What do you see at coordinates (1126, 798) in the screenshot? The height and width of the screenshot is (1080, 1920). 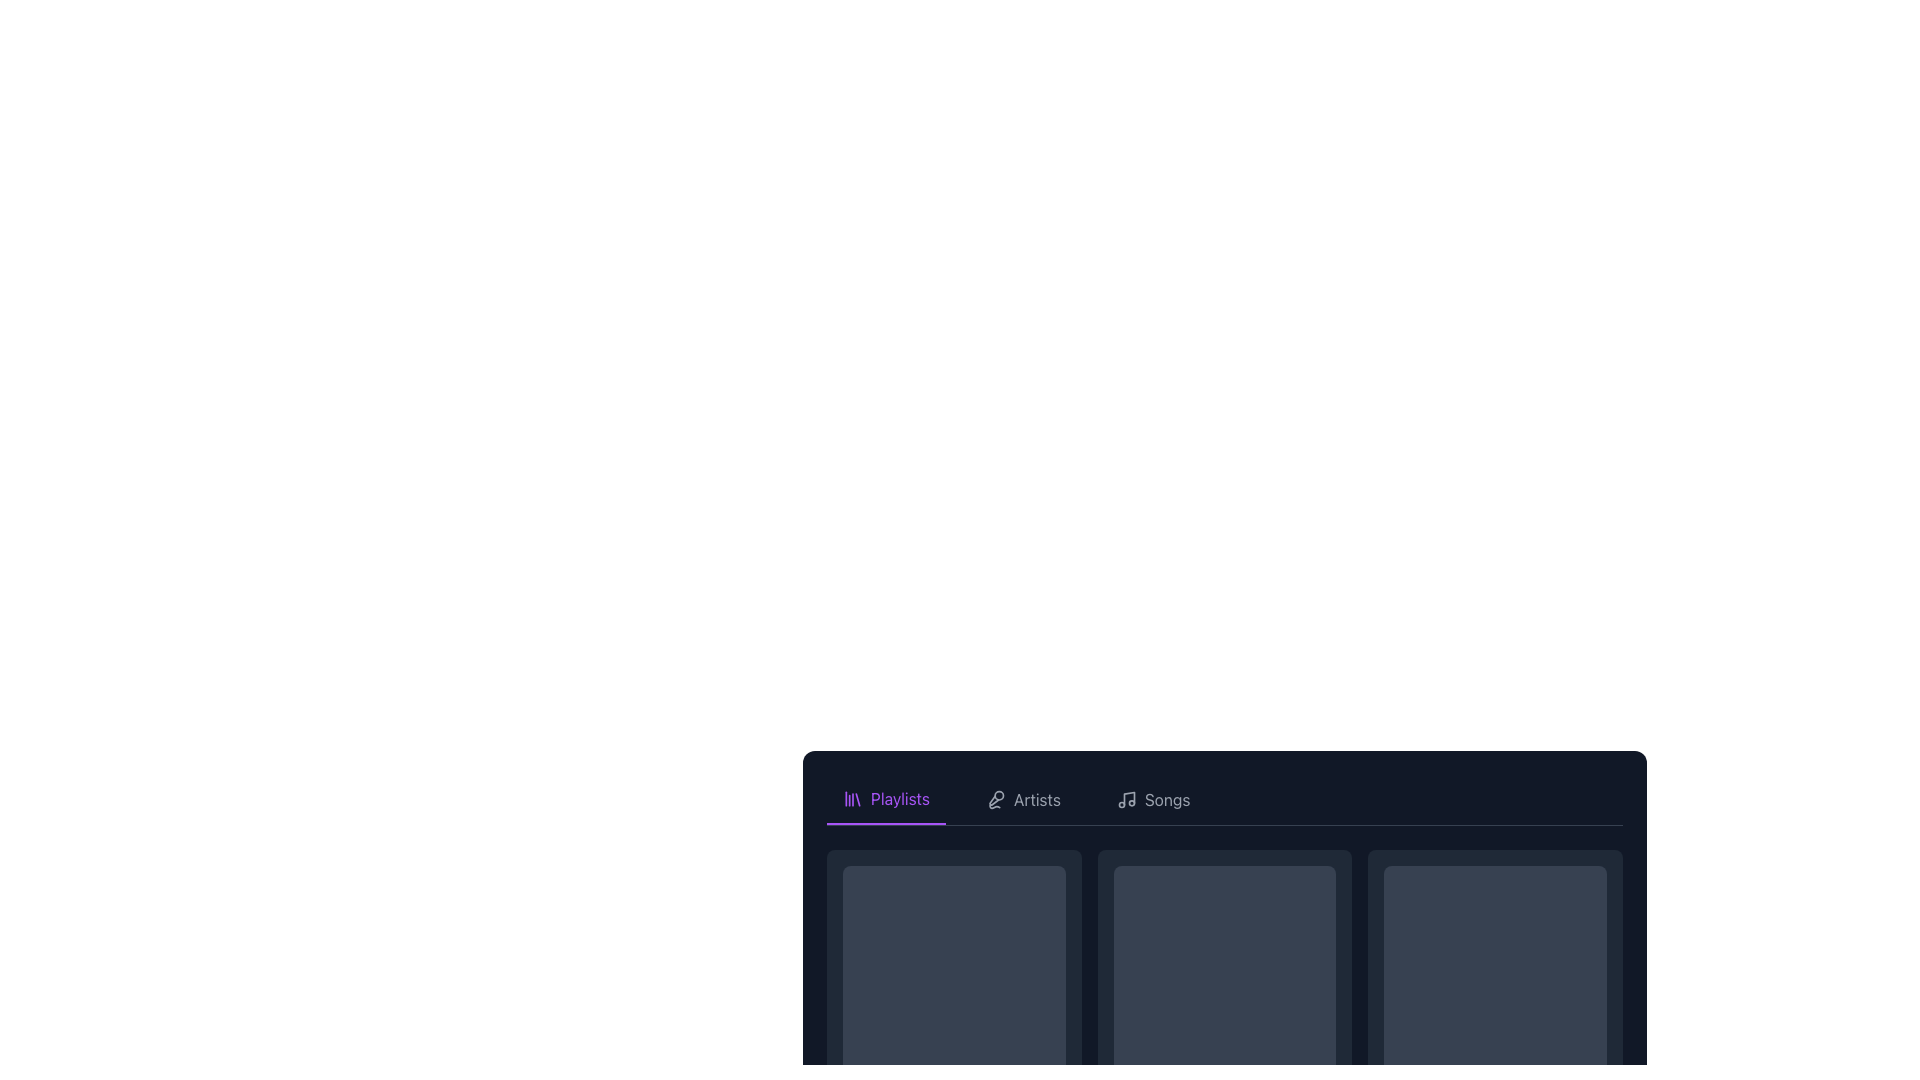 I see `small musical note icon located in the navigation menu, positioned to the right of the 'Artists' tab and left of the 'Songs' text` at bounding box center [1126, 798].